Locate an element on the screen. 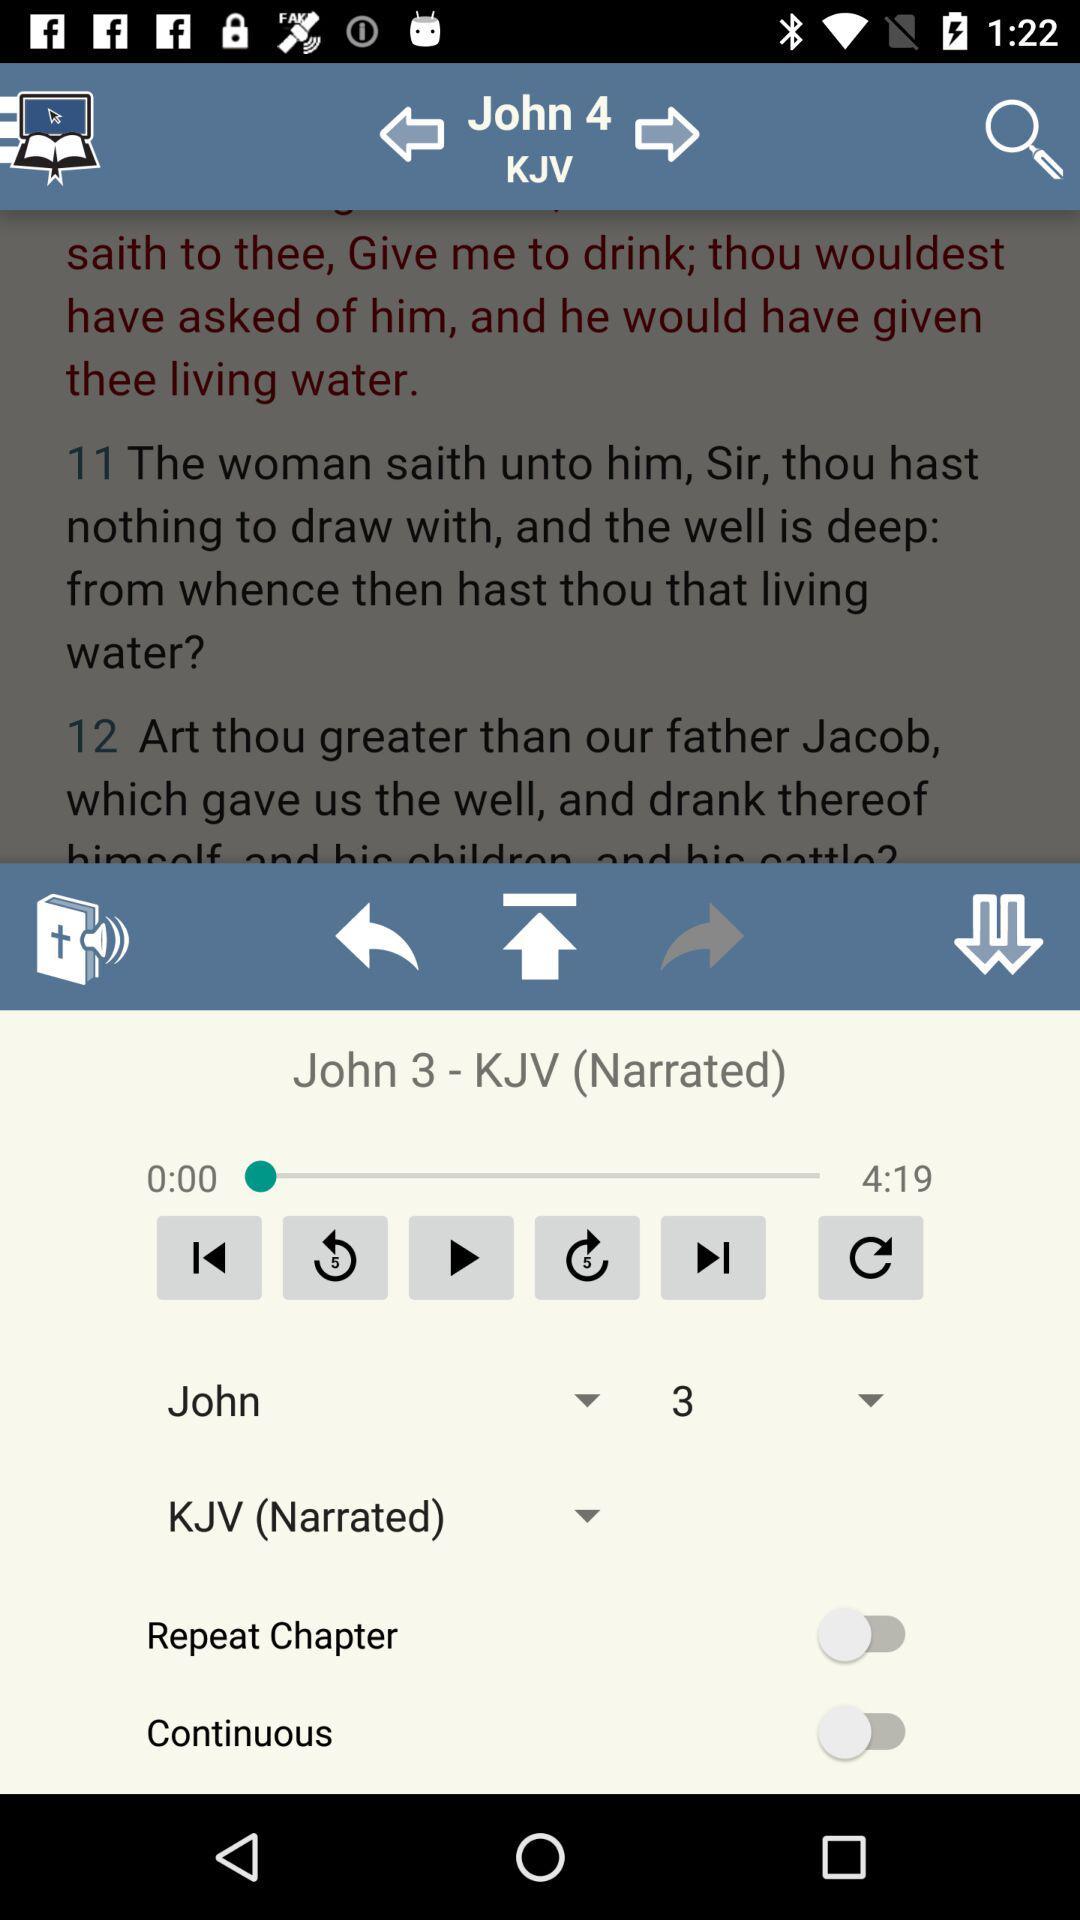 Image resolution: width=1080 pixels, height=1920 pixels. previous track is located at coordinates (209, 1256).